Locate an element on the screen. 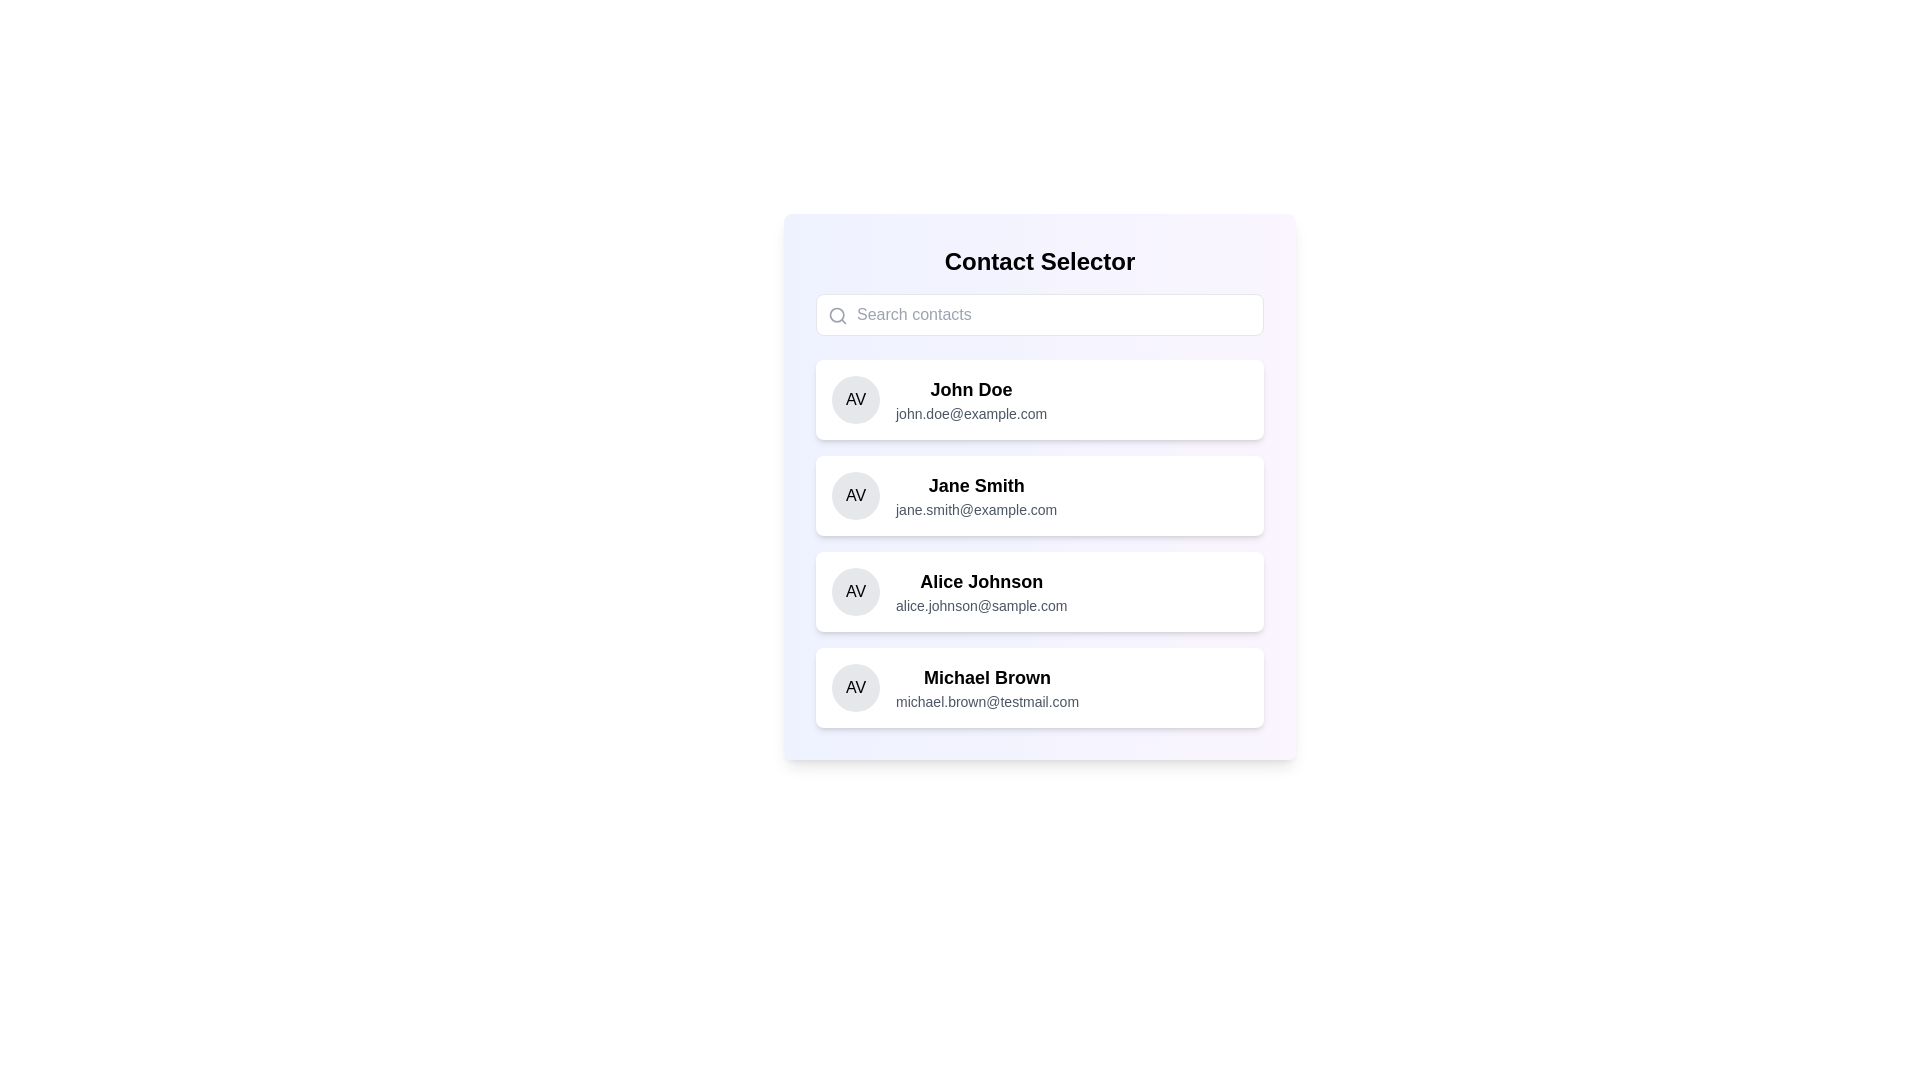 The height and width of the screenshot is (1080, 1920). the Profile Avatar Placeholder for the contact 'Alice Johnson', which is the third entry in the contact list is located at coordinates (855, 590).